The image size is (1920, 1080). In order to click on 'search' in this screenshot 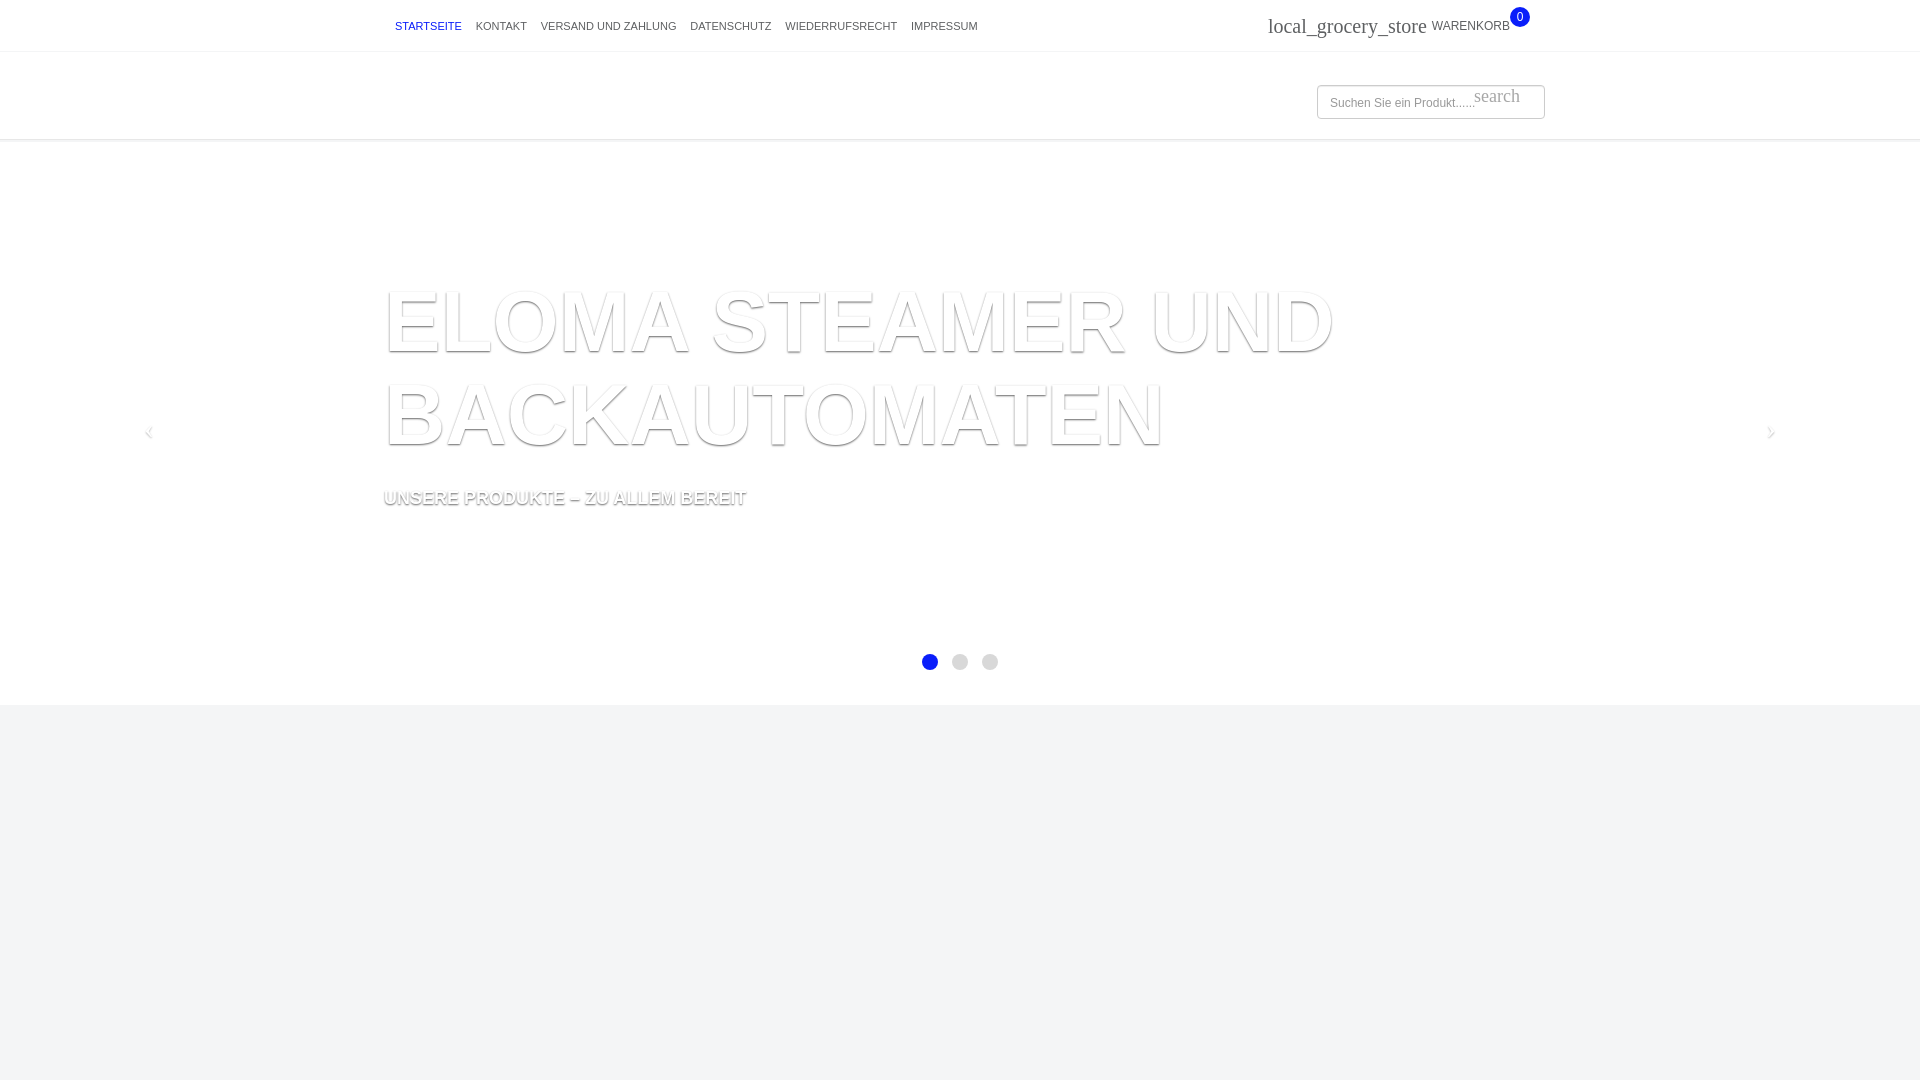, I will do `click(1497, 96)`.